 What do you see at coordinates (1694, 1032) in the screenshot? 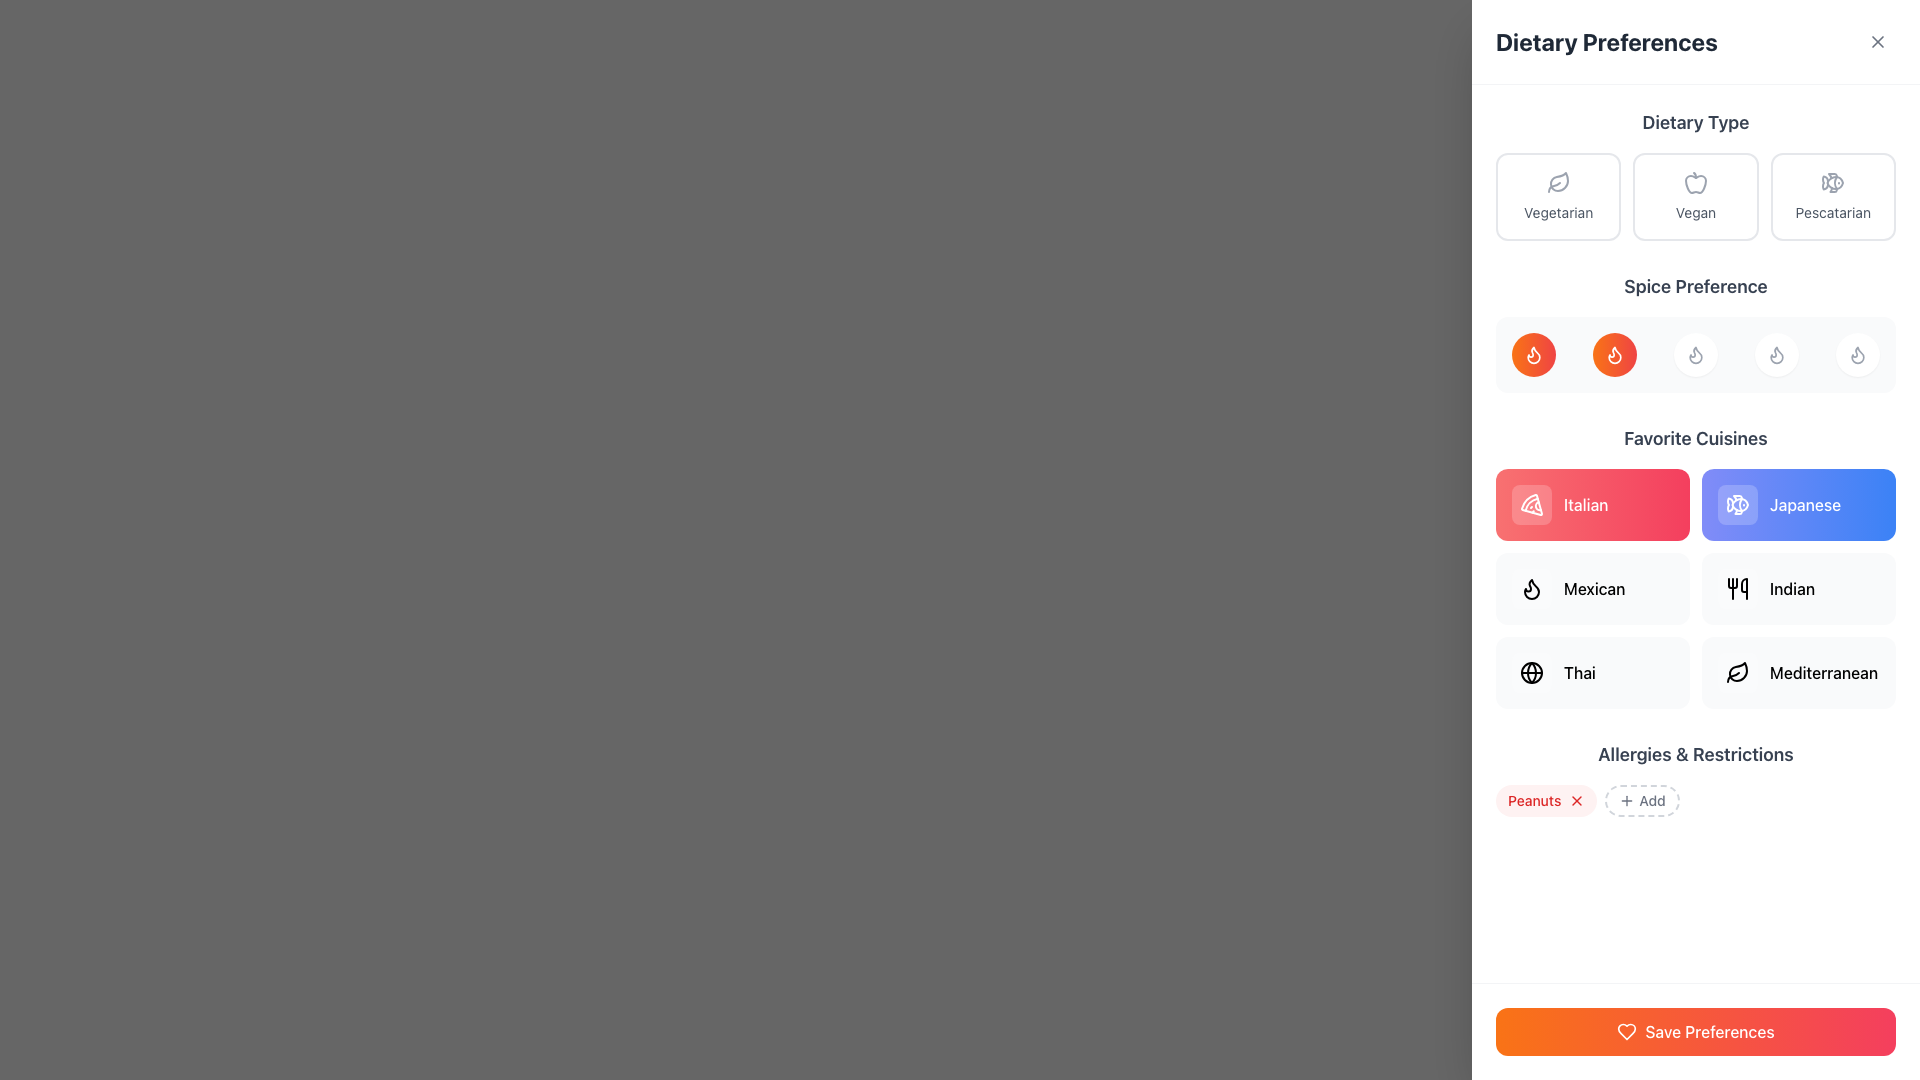
I see `the 'Save Preferences' button with a gradient background and a heart icon` at bounding box center [1694, 1032].